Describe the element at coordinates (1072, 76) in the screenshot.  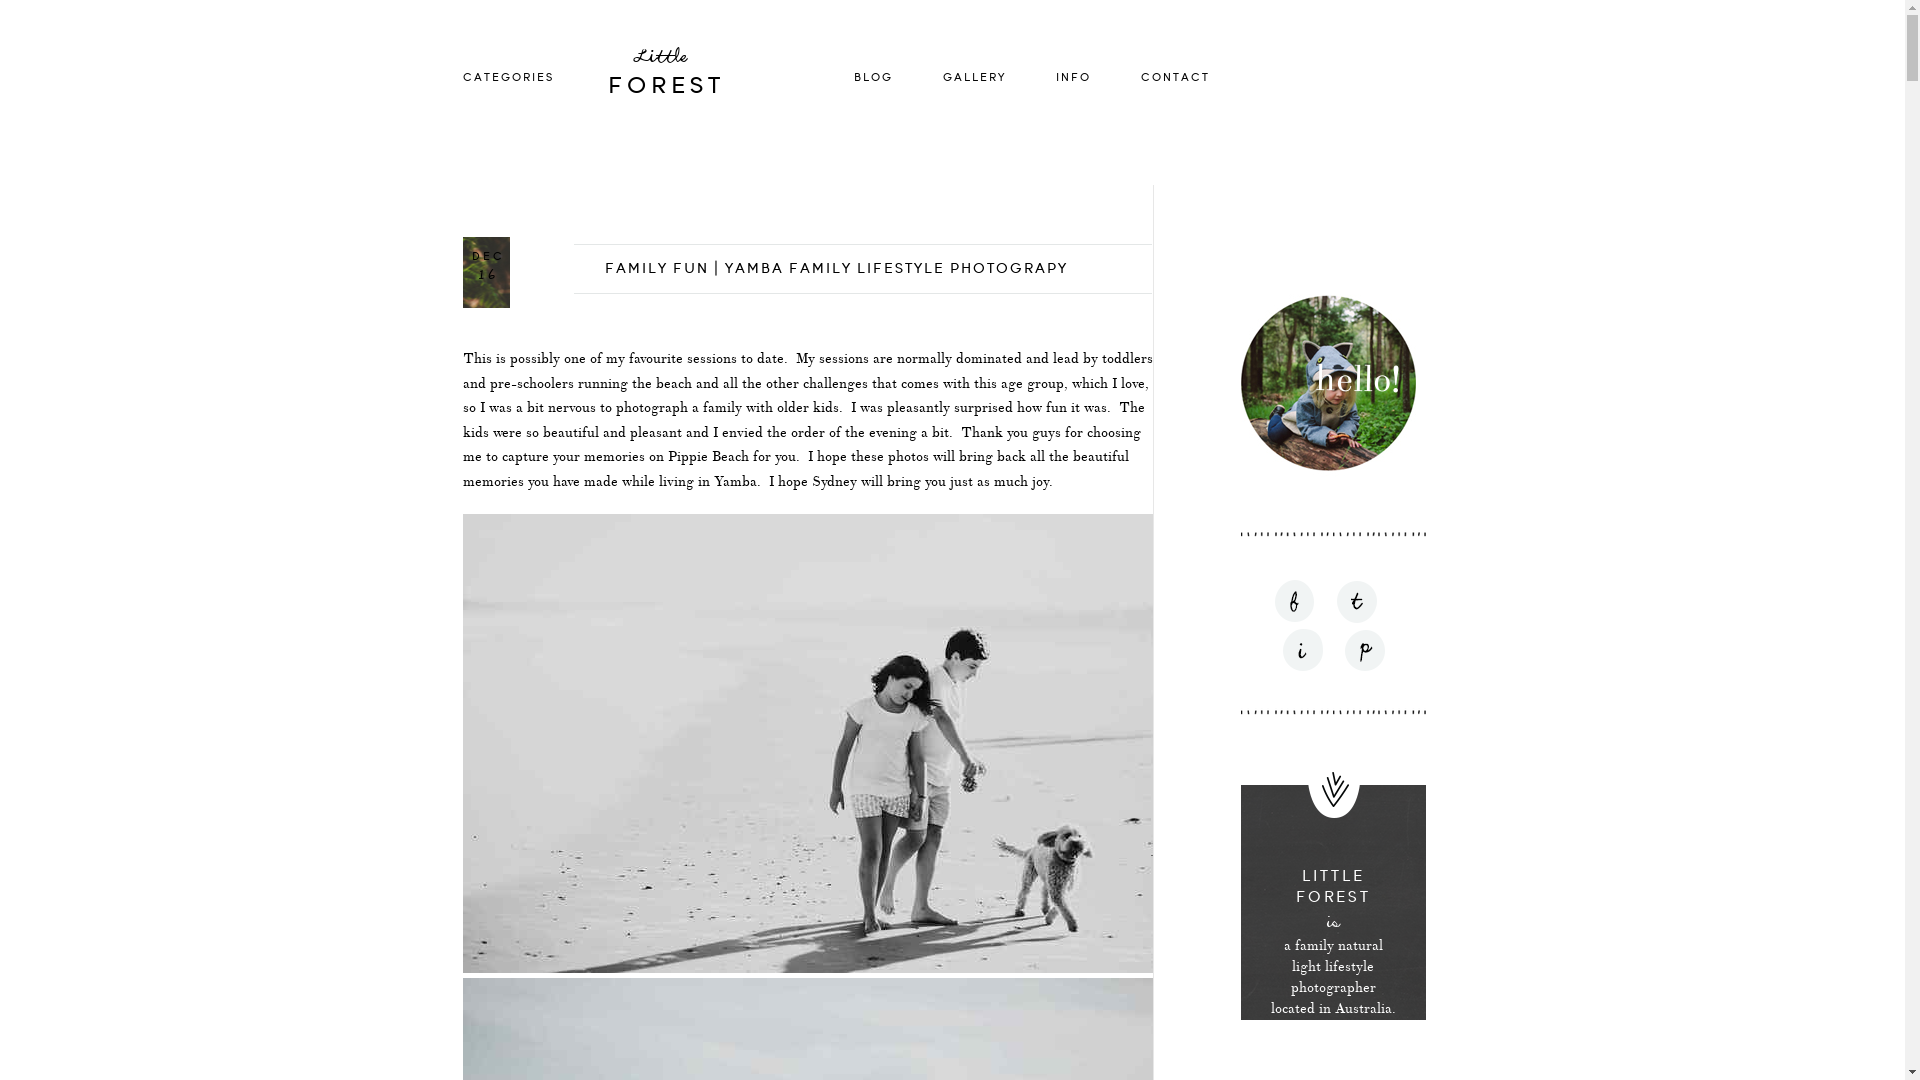
I see `'INFO'` at that location.